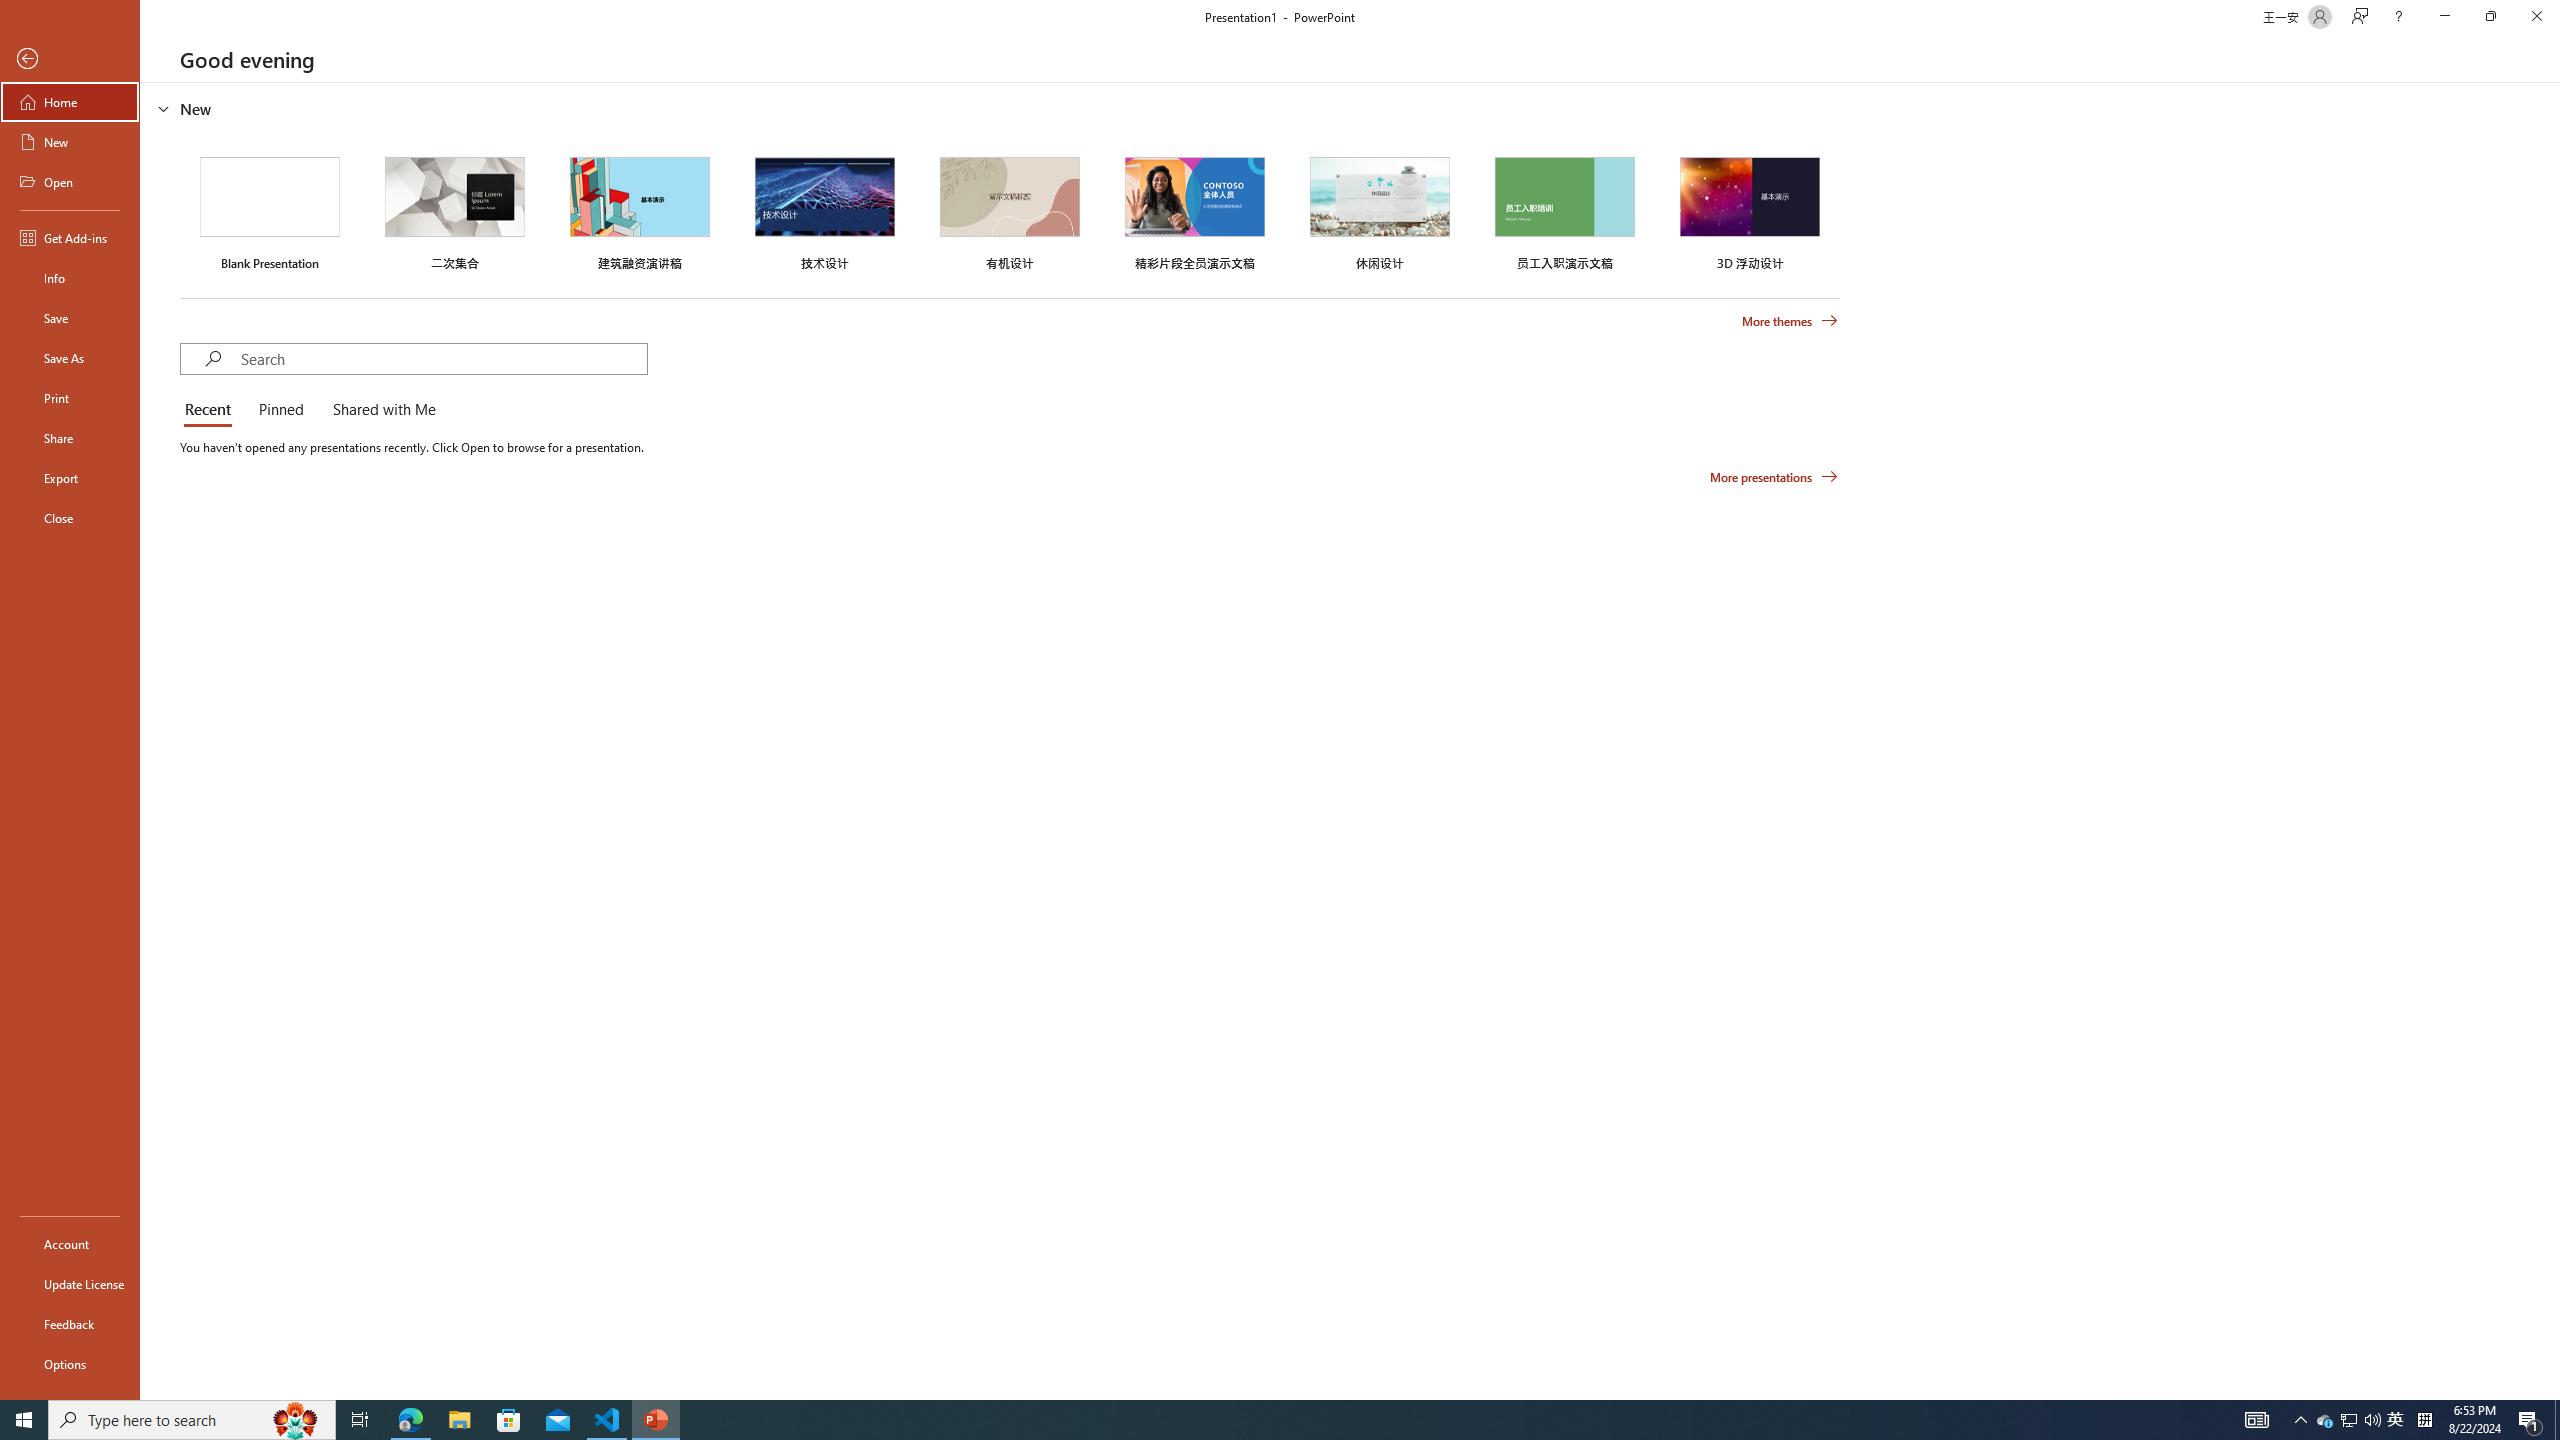  Describe the element at coordinates (2551, 740) in the screenshot. I see `'Class: NetUIScrollBar'` at that location.